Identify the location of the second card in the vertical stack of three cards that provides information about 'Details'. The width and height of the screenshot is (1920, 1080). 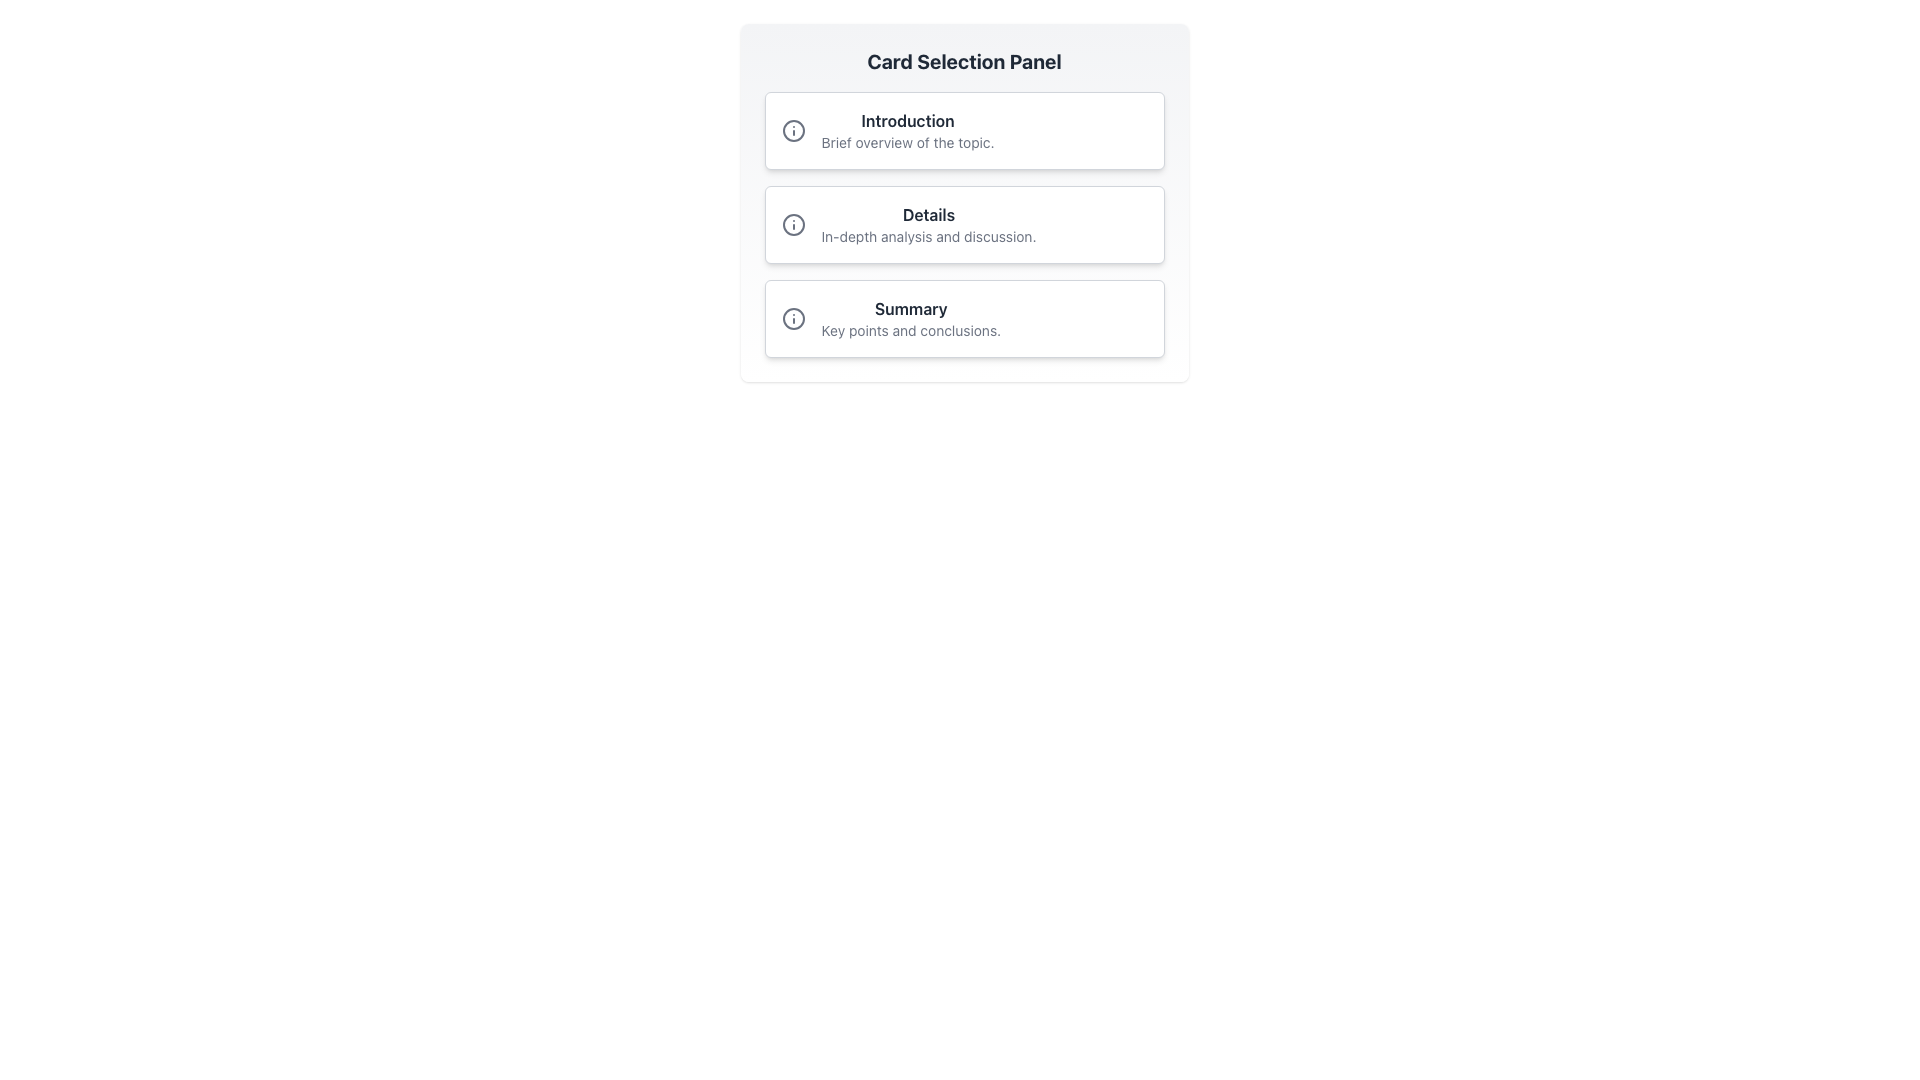
(964, 203).